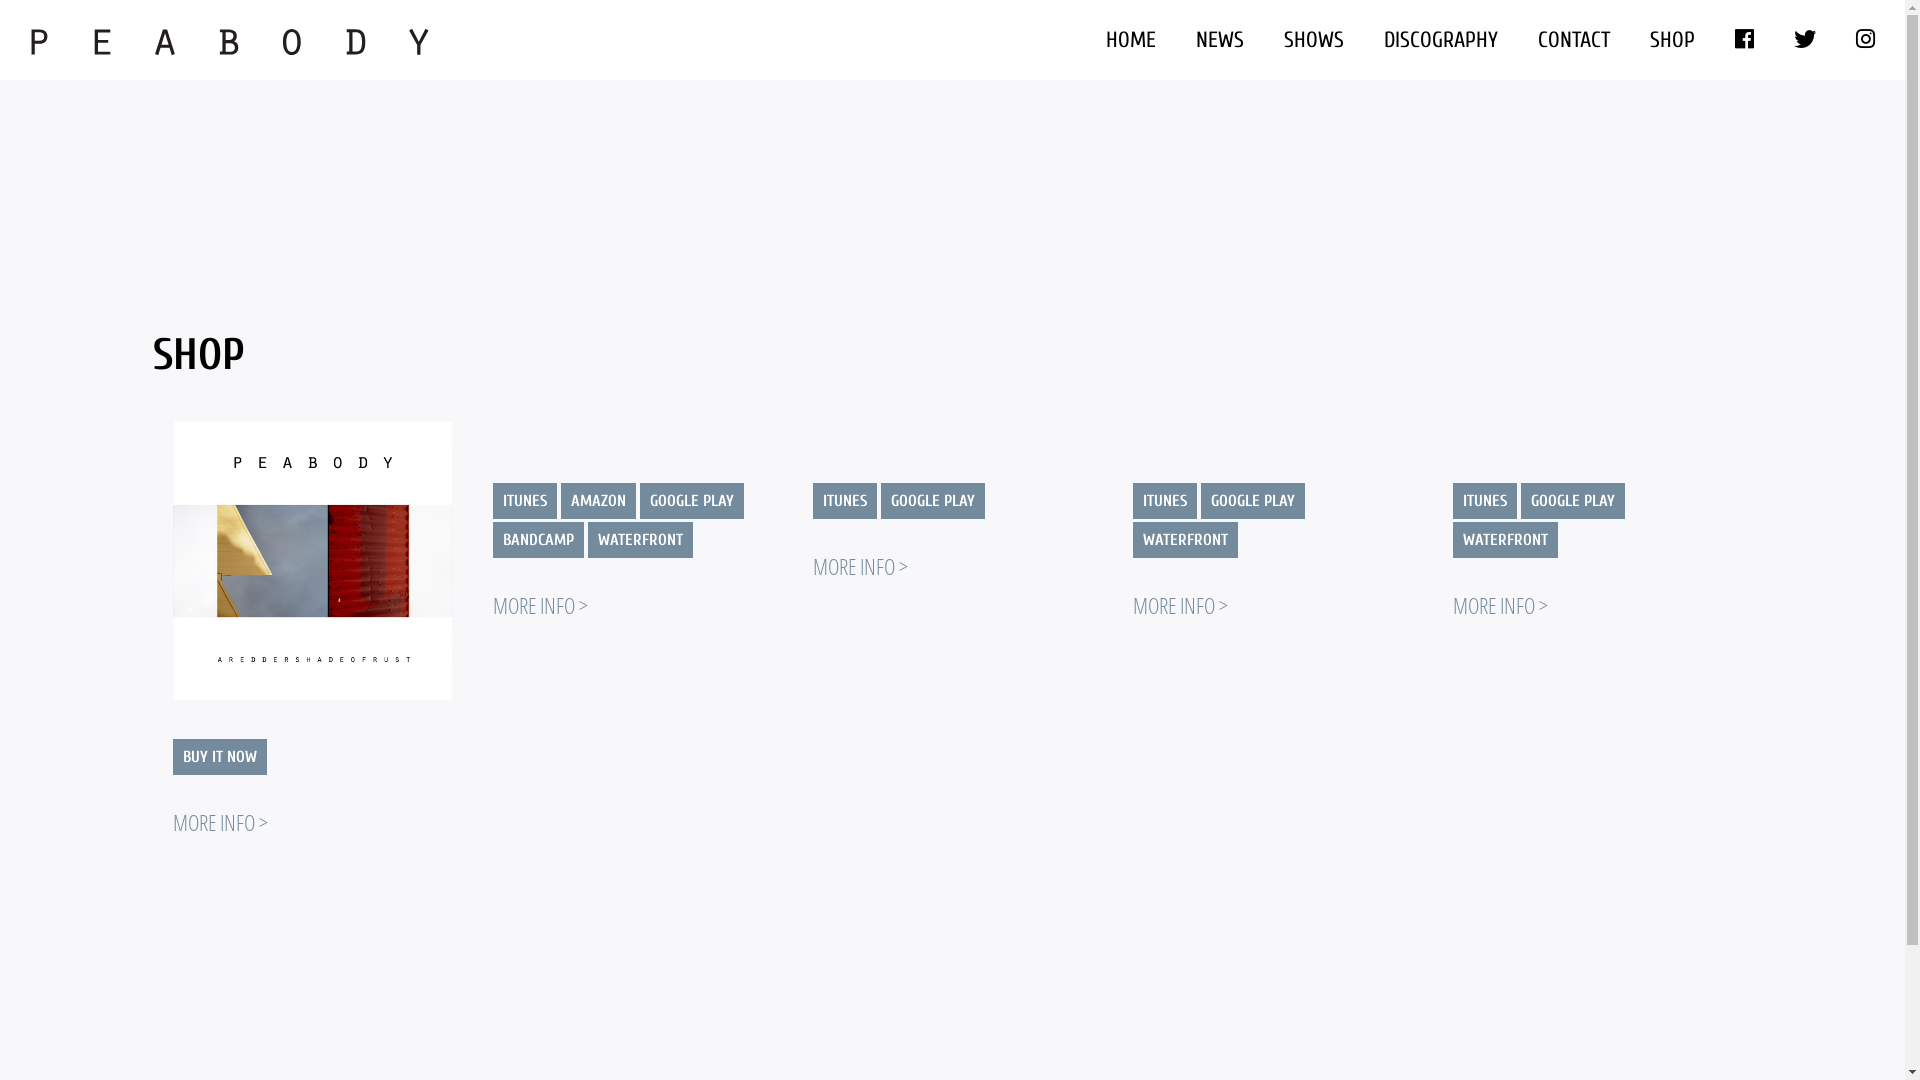  Describe the element at coordinates (1251, 500) in the screenshot. I see `'GOOGLE PLAY'` at that location.